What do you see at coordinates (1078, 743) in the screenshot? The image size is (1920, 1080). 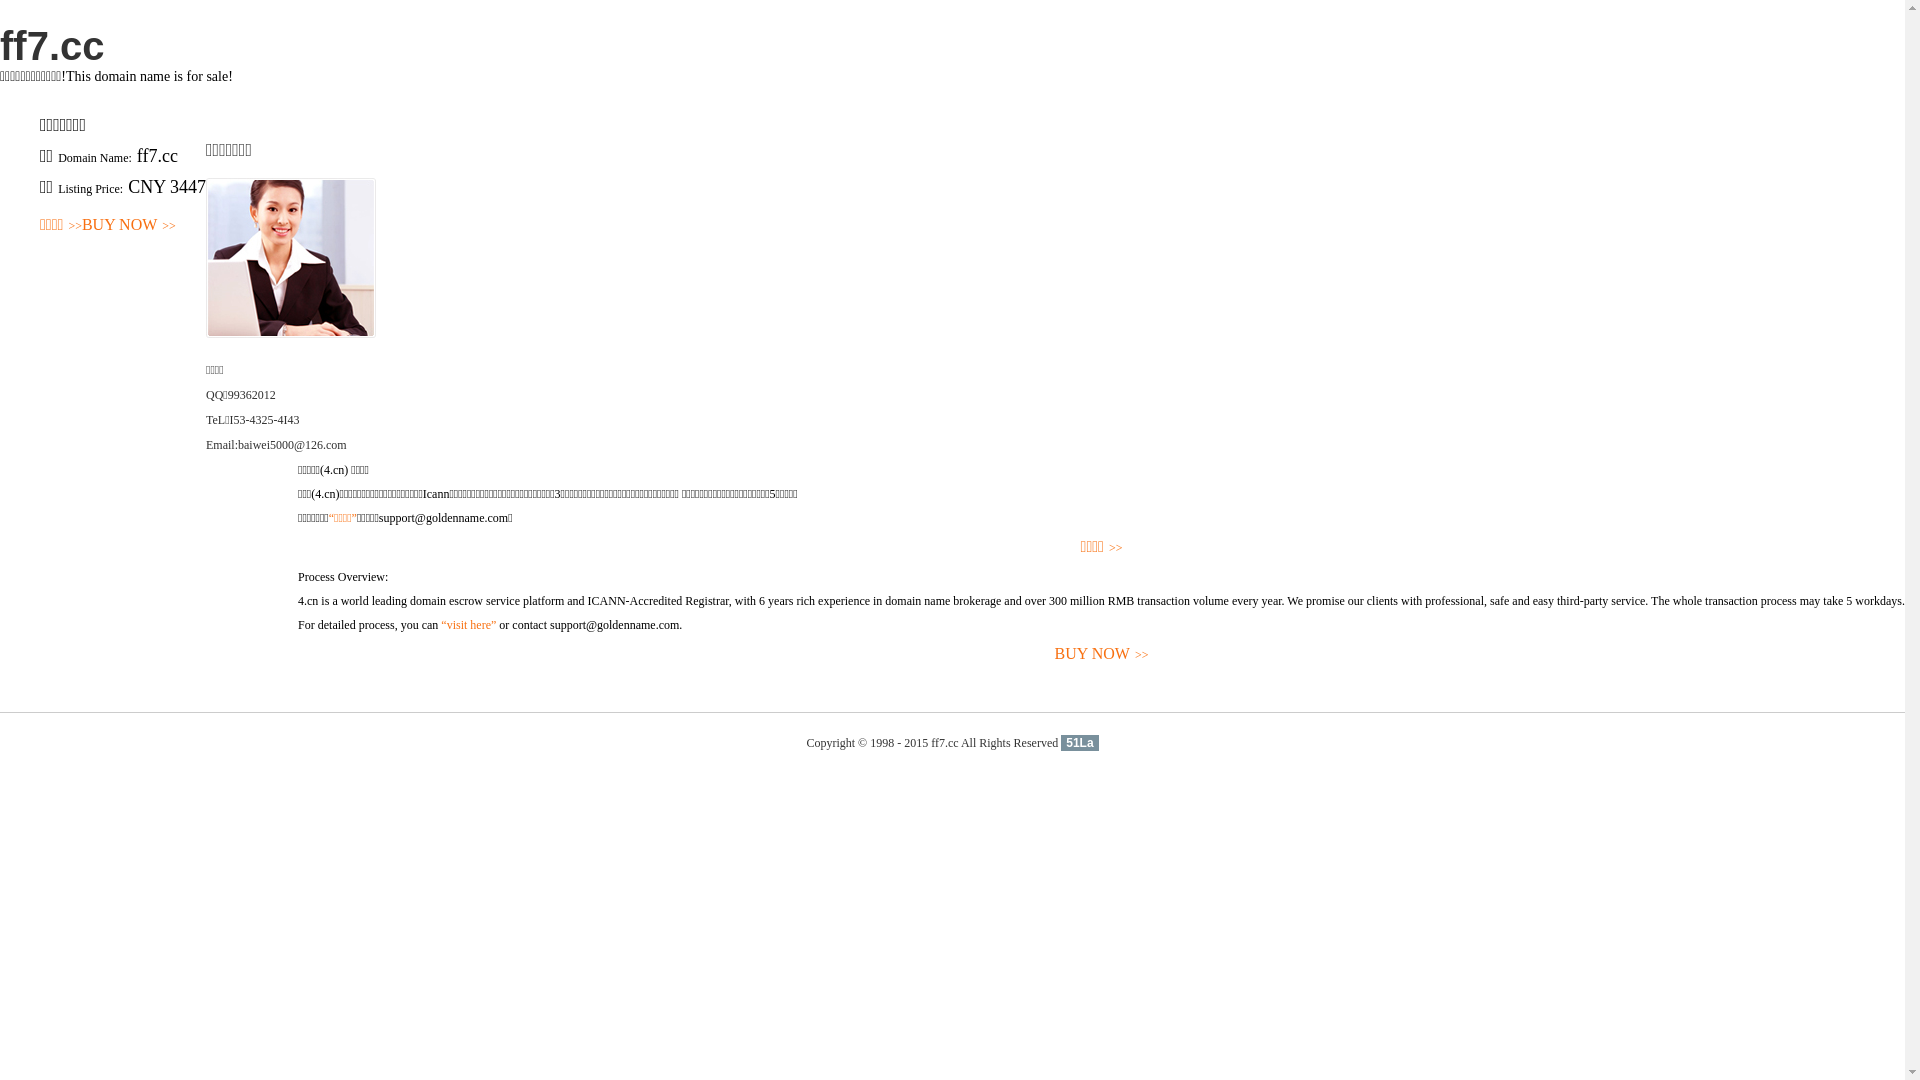 I see `'51La'` at bounding box center [1078, 743].